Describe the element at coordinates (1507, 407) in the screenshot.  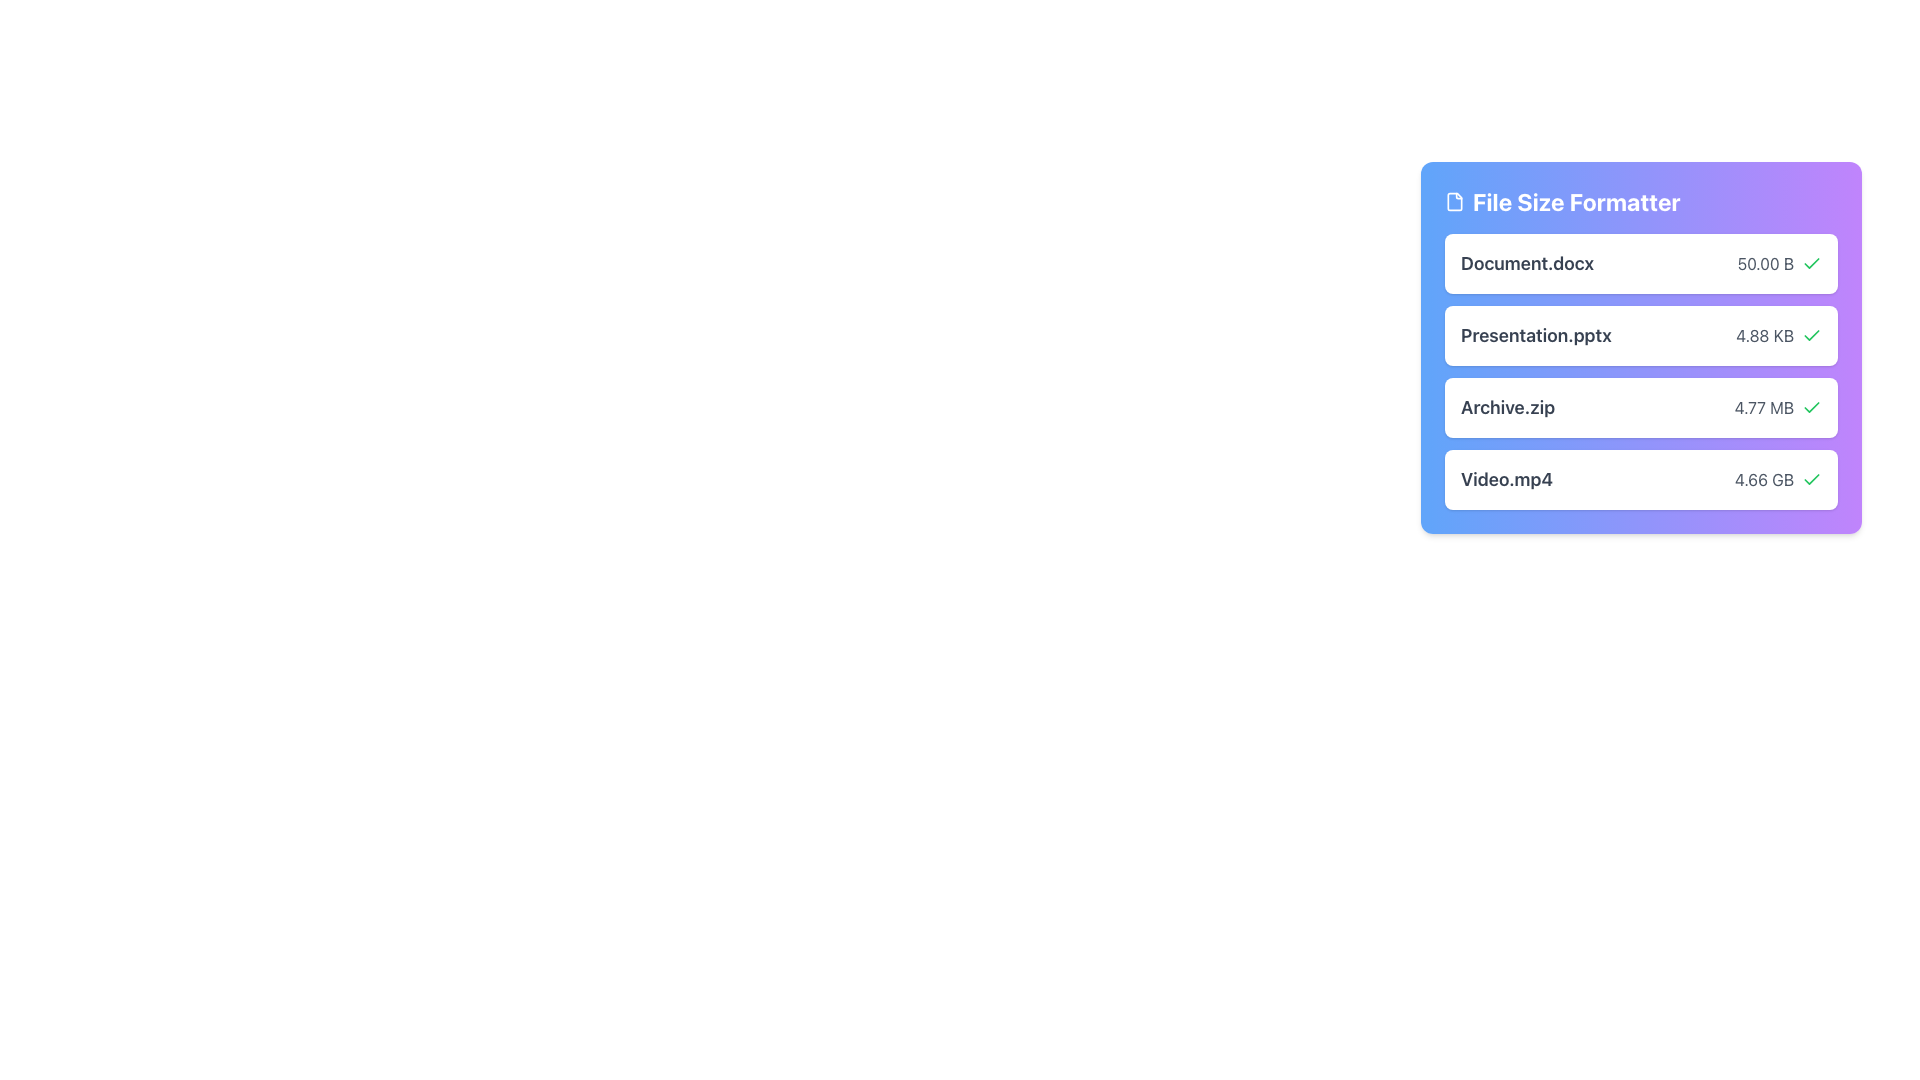
I see `the 'Archive.zip' text label, which is styled in a large, bold font with a dark gray color` at that location.